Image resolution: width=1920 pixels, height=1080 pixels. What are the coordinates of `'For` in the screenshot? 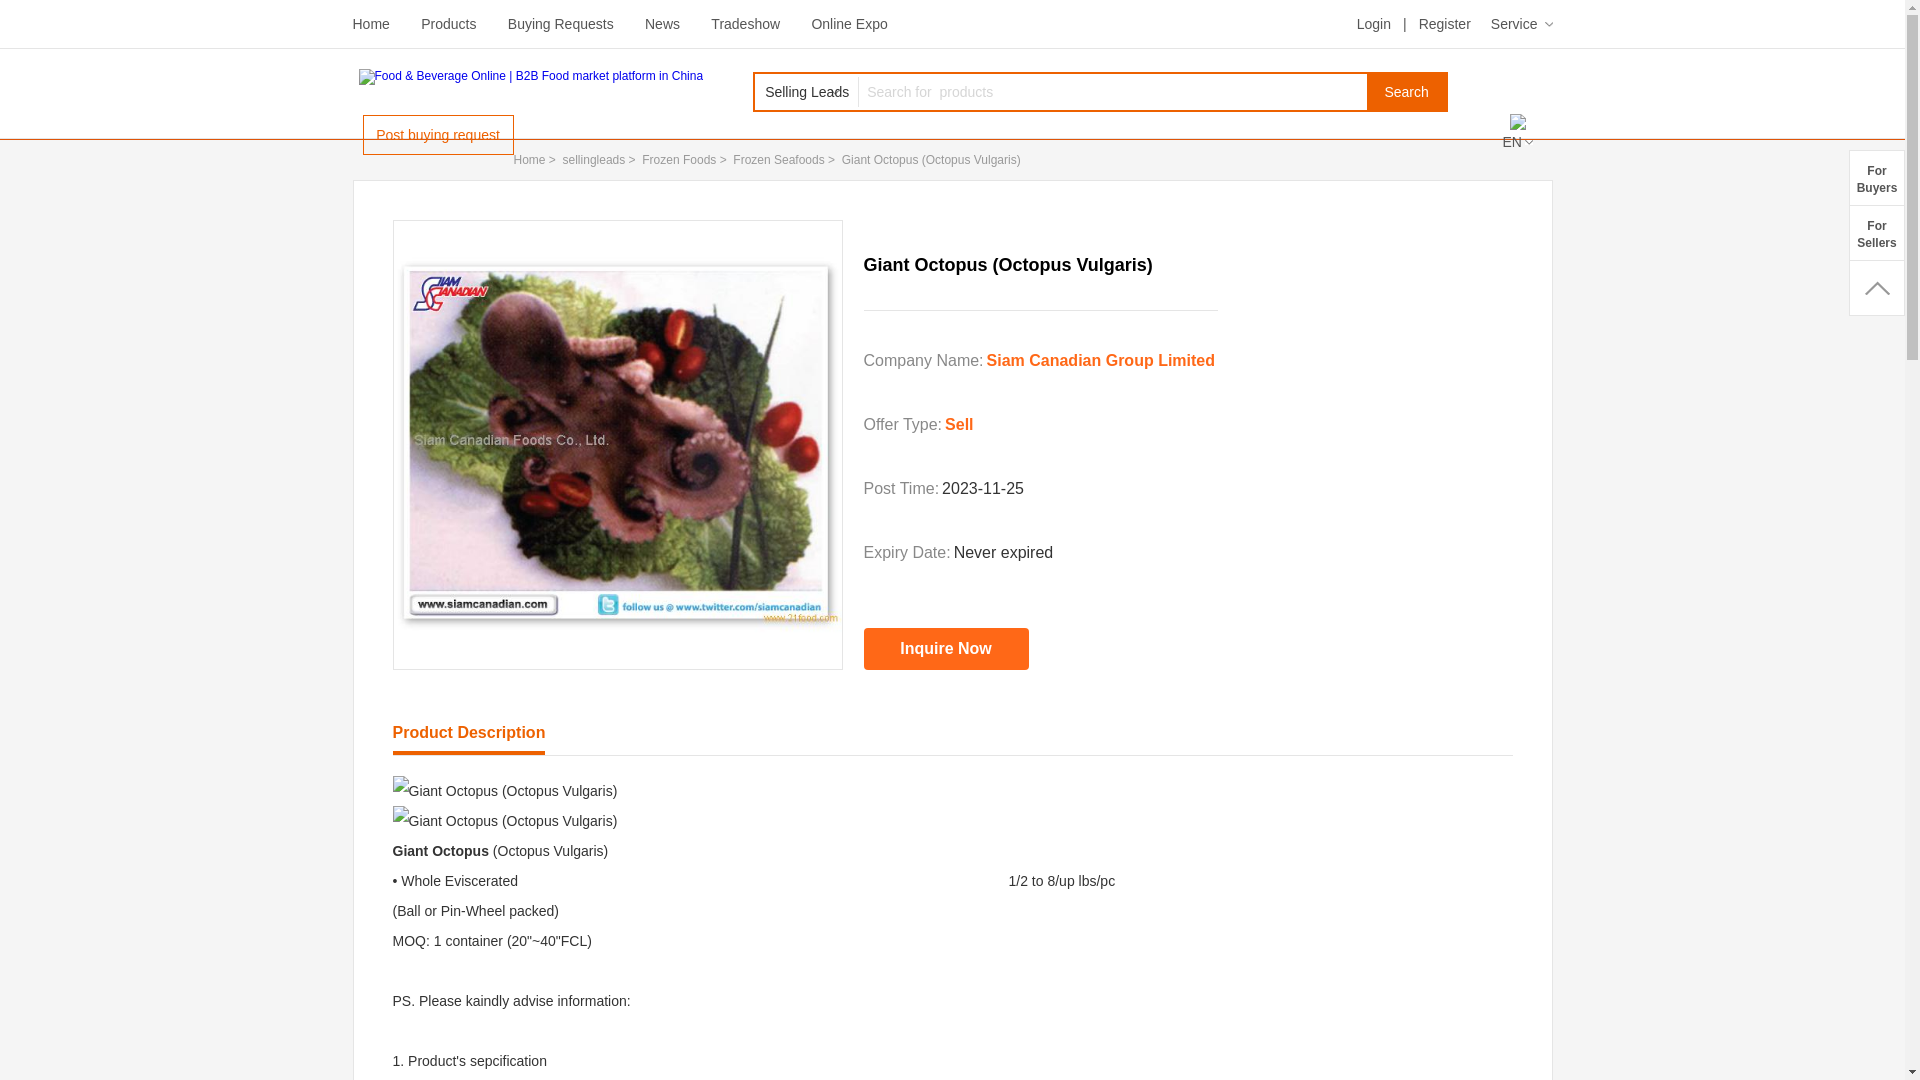 It's located at (1875, 231).